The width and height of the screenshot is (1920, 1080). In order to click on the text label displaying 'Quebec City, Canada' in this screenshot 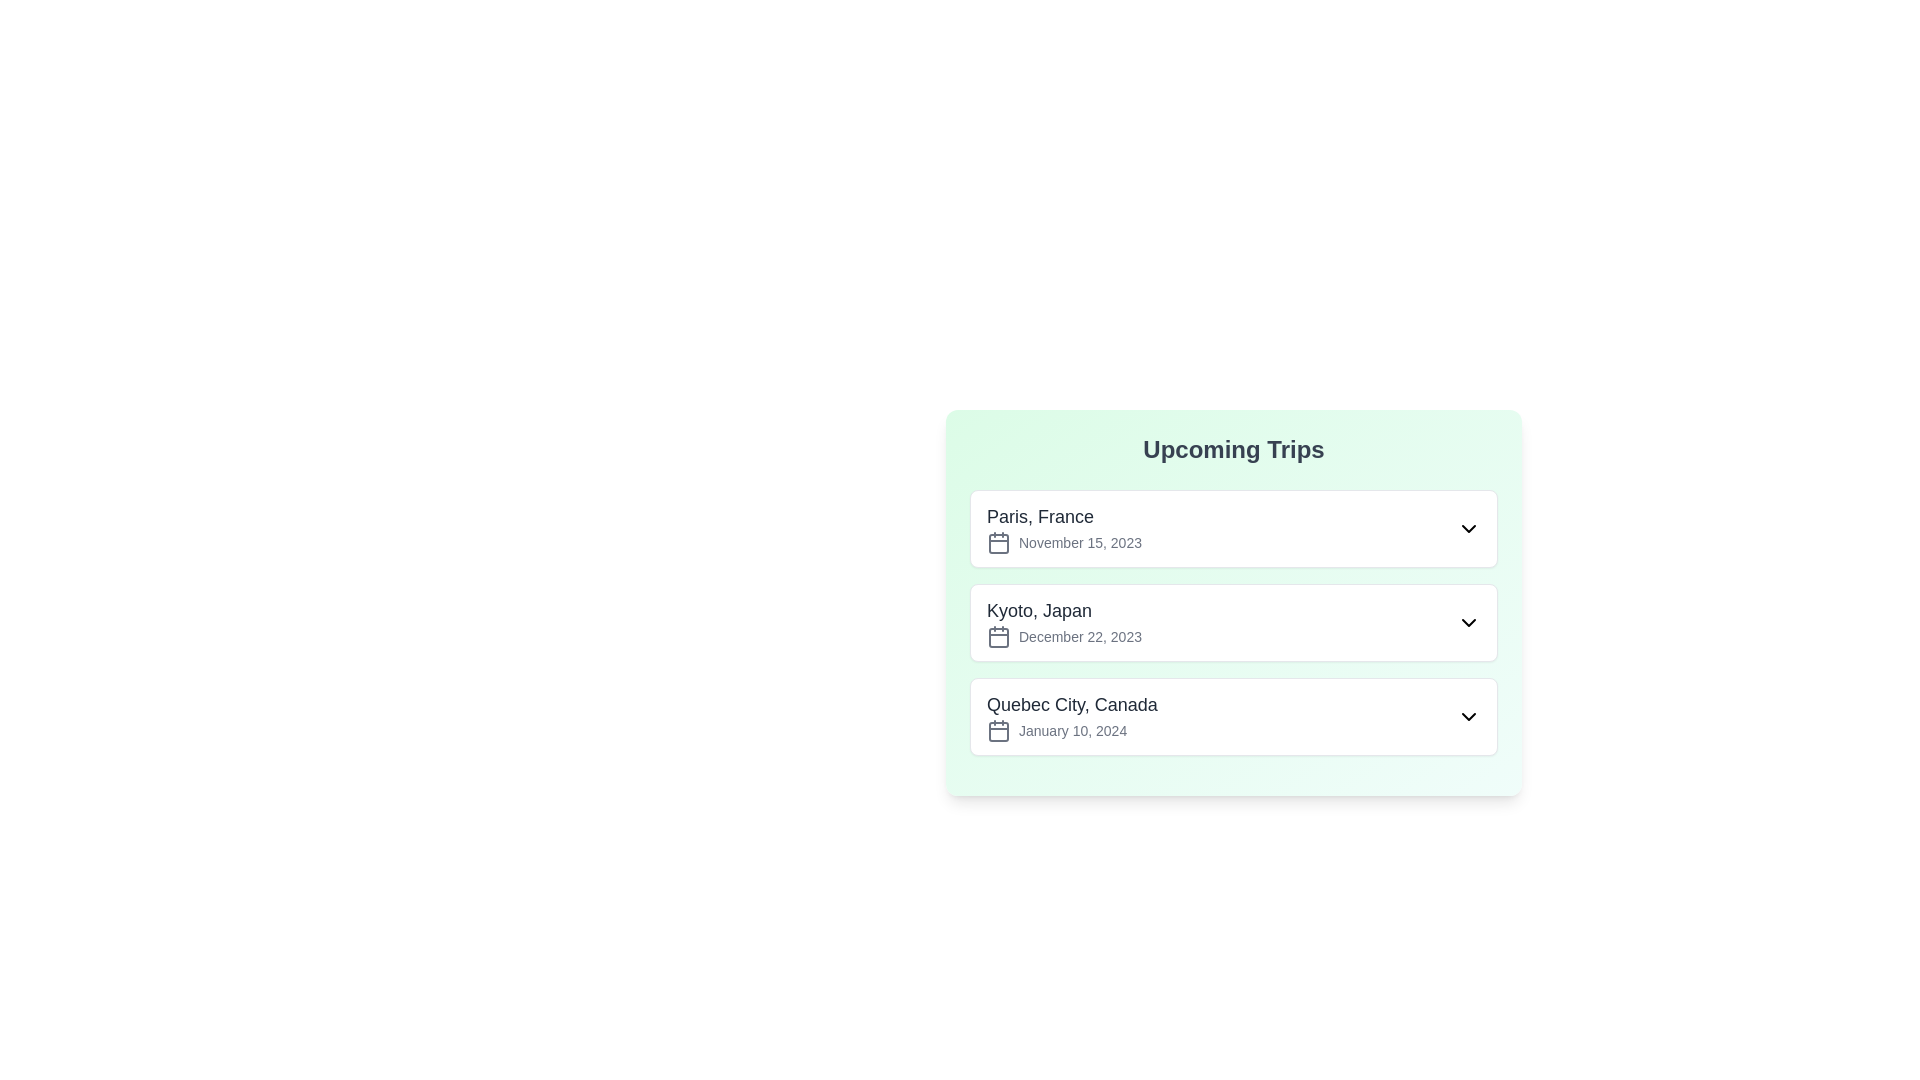, I will do `click(1071, 704)`.